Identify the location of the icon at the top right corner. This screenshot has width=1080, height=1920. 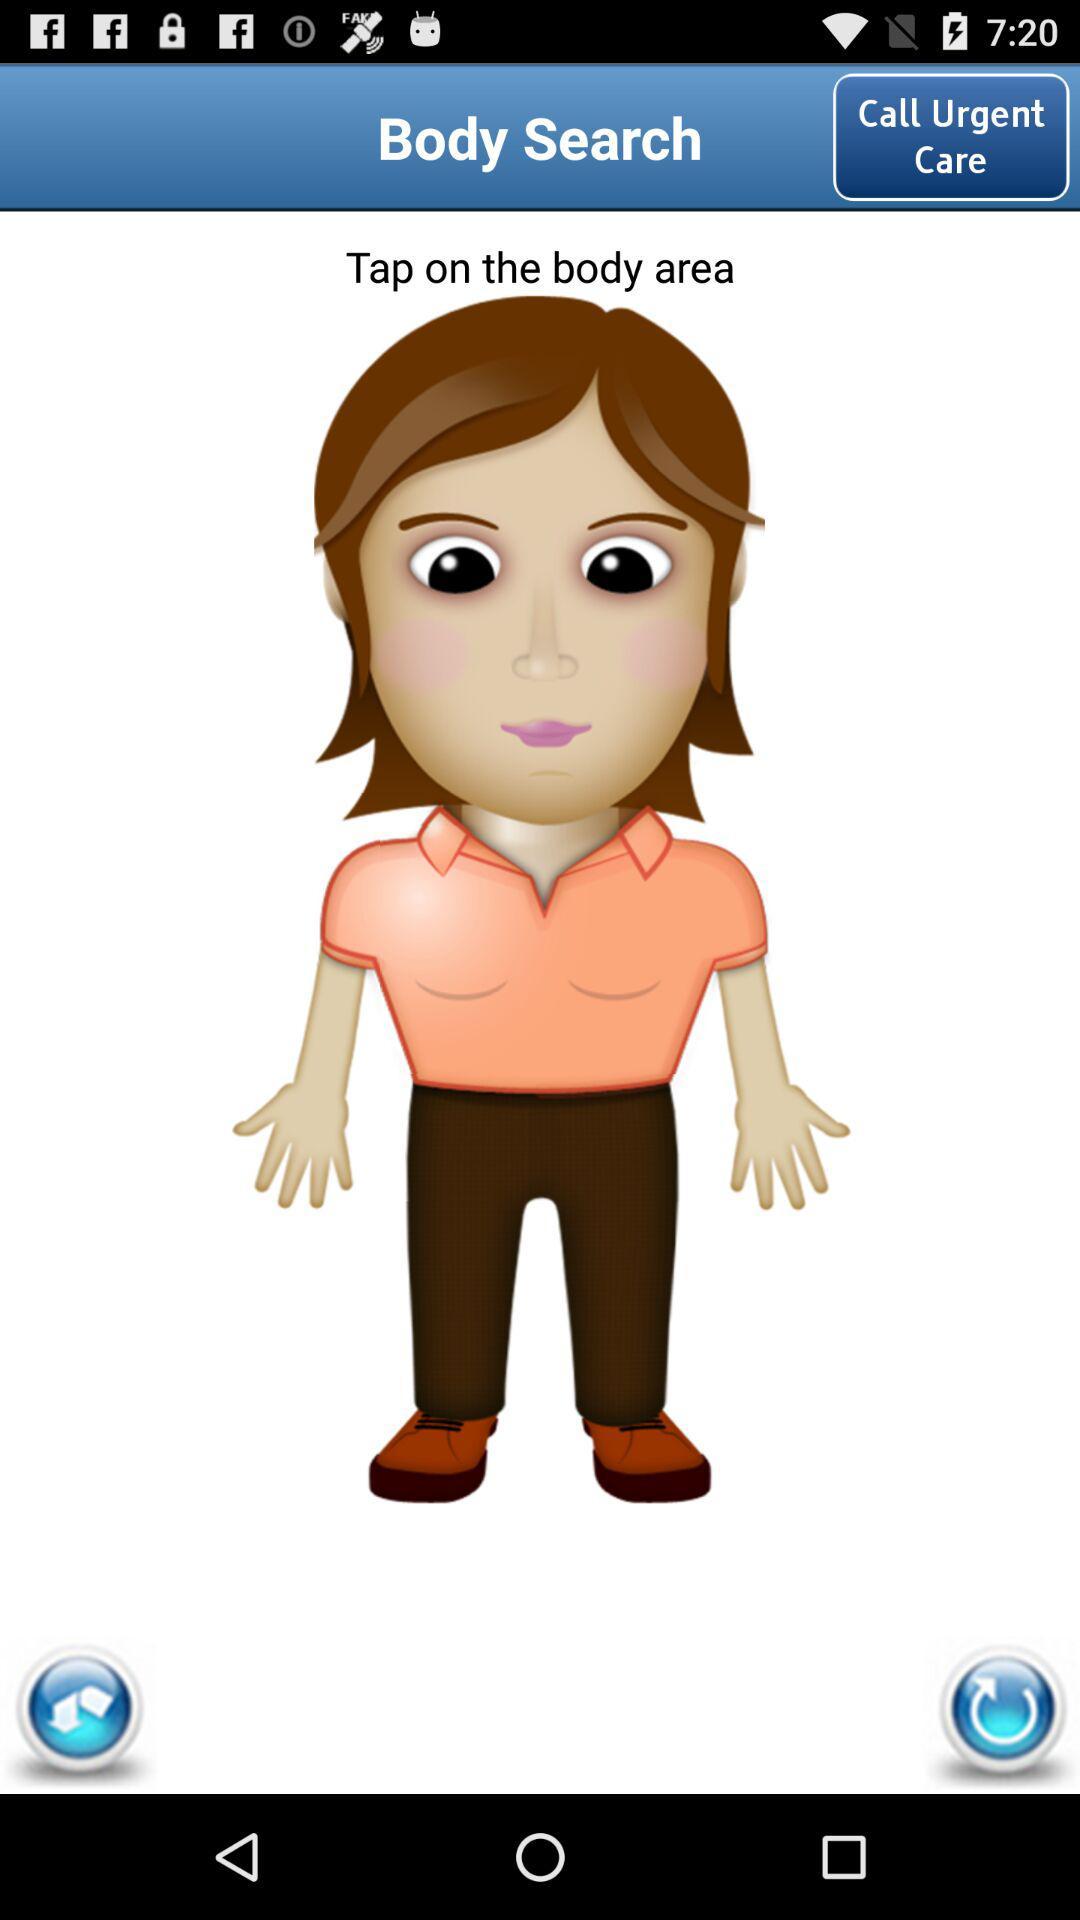
(950, 136).